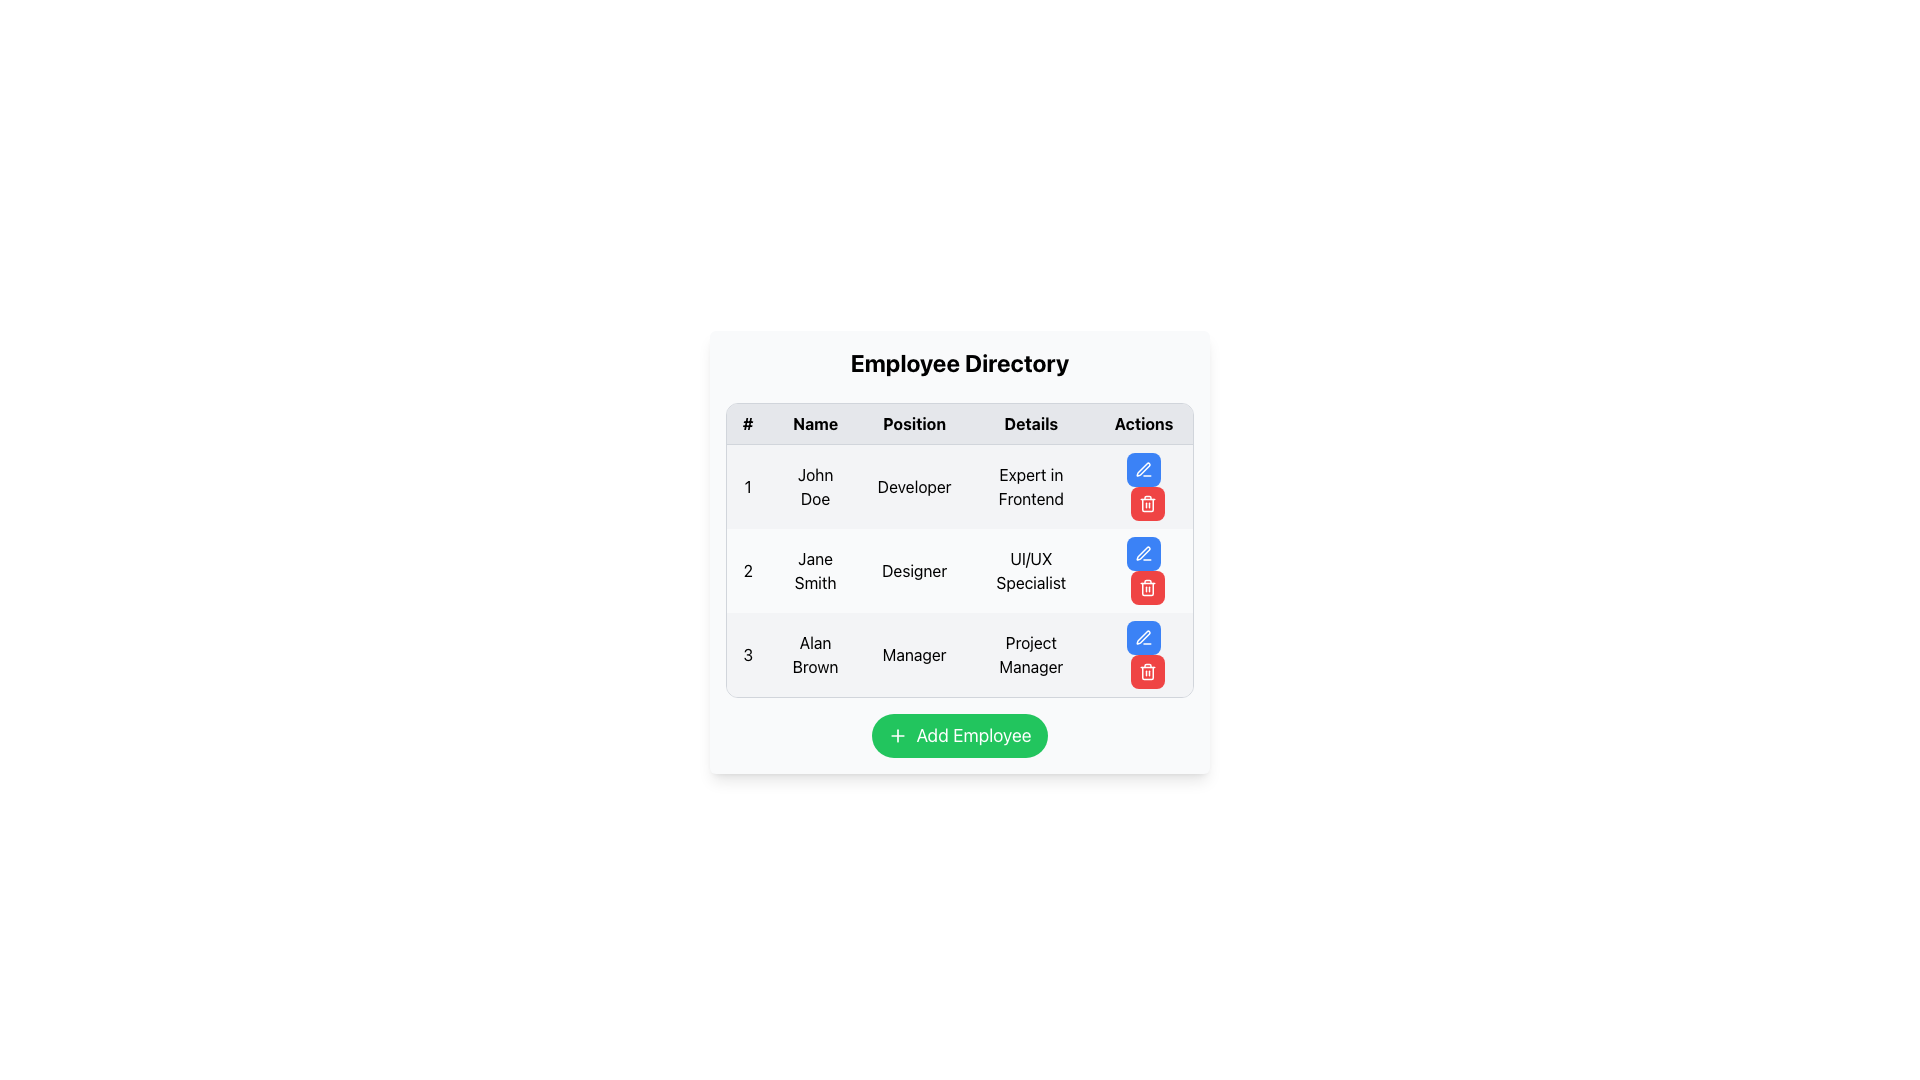 The image size is (1920, 1080). I want to click on the delete button located in the last row labeled '3', which is associated with 'Alan Brown', so click(1144, 655).